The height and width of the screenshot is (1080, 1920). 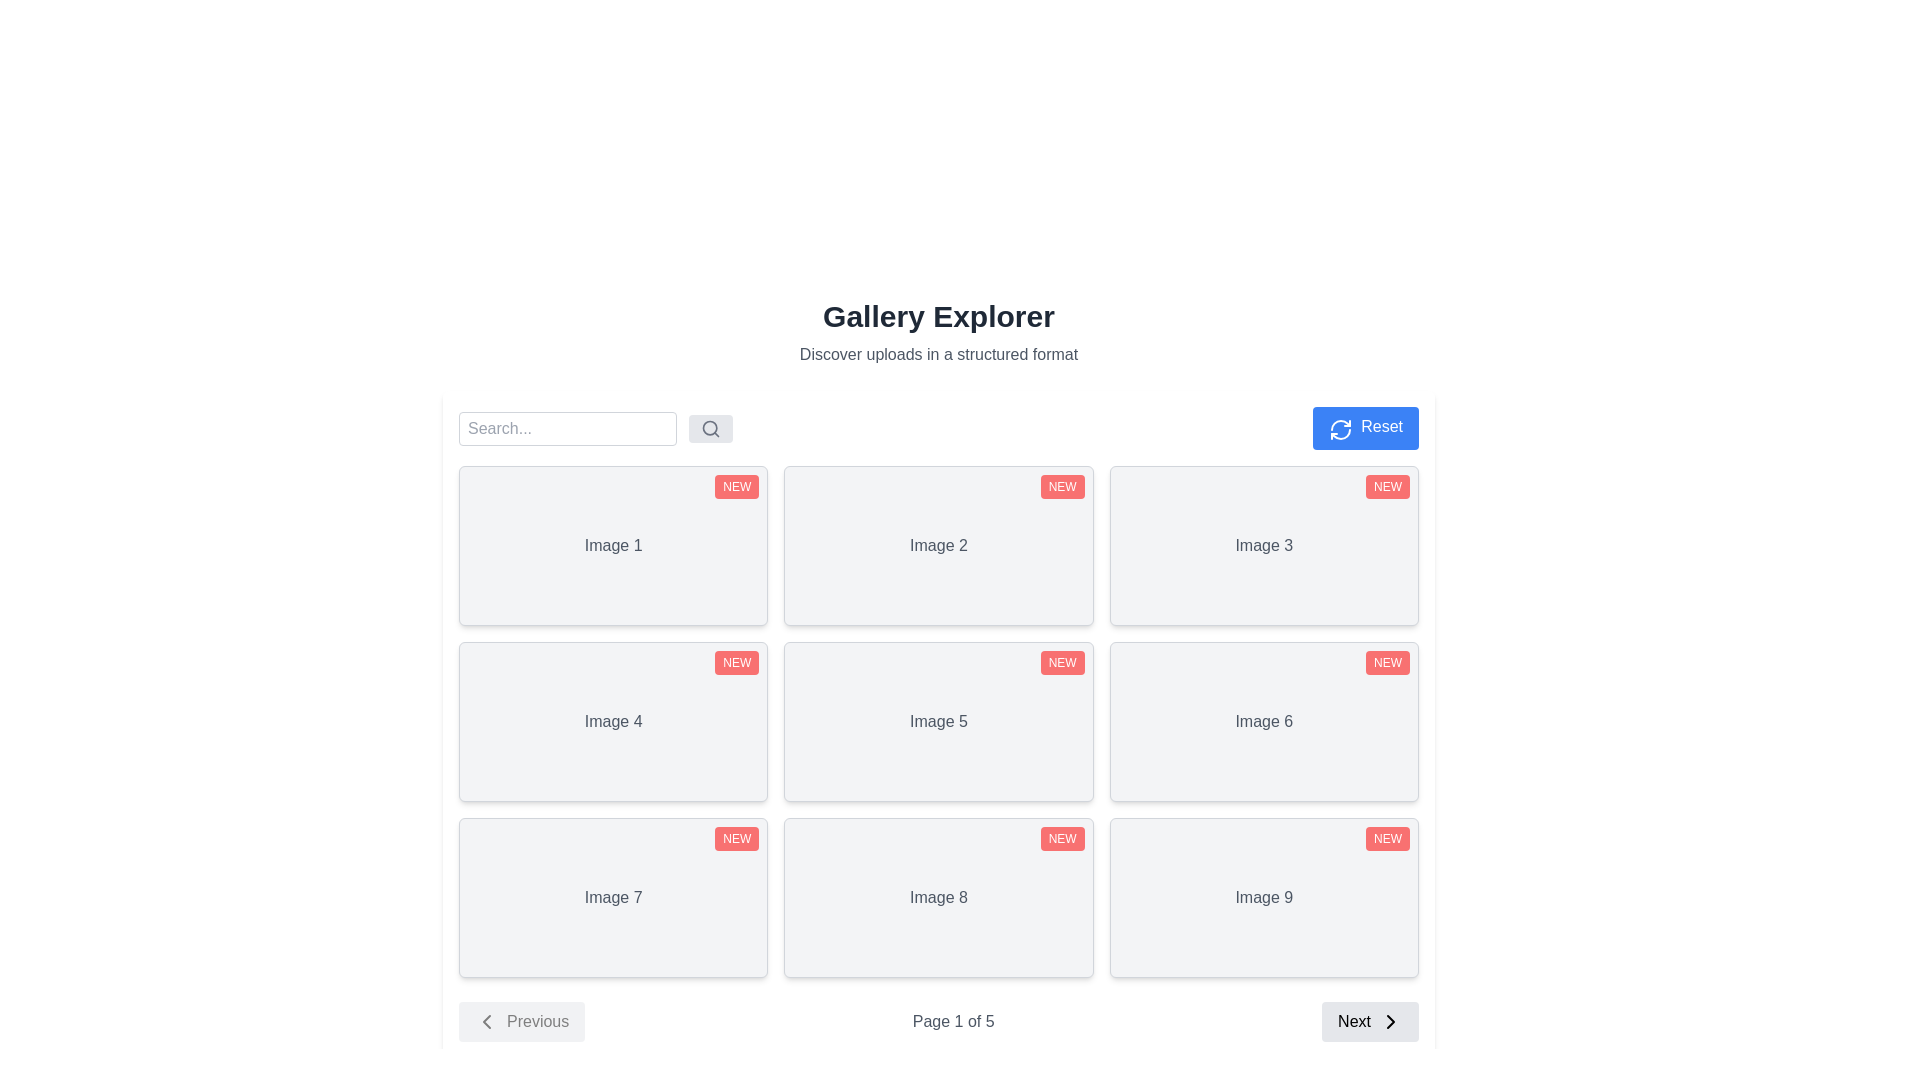 I want to click on the badge labeled 'NEW' with a red background located in the top-right corner of the 'Image 4' card, so click(x=736, y=663).